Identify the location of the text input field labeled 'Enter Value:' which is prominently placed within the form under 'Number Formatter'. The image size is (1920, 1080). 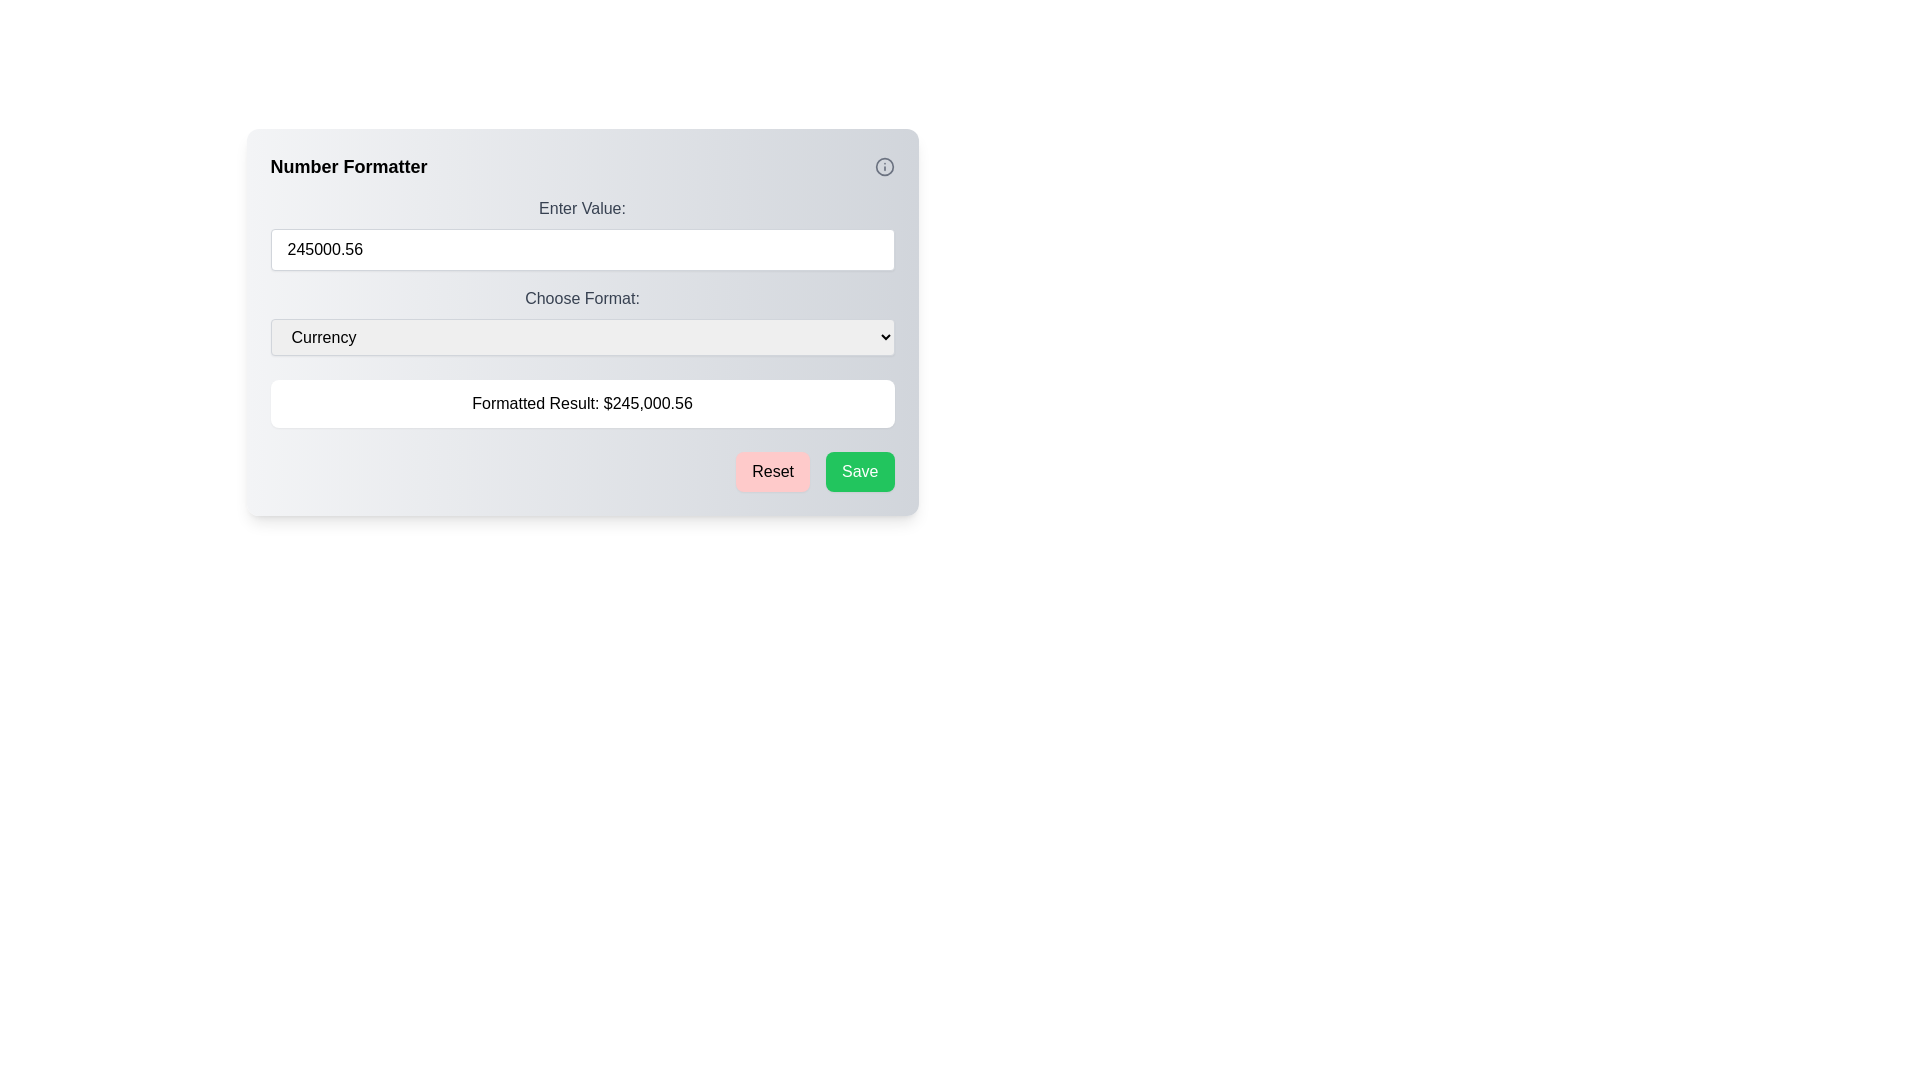
(581, 233).